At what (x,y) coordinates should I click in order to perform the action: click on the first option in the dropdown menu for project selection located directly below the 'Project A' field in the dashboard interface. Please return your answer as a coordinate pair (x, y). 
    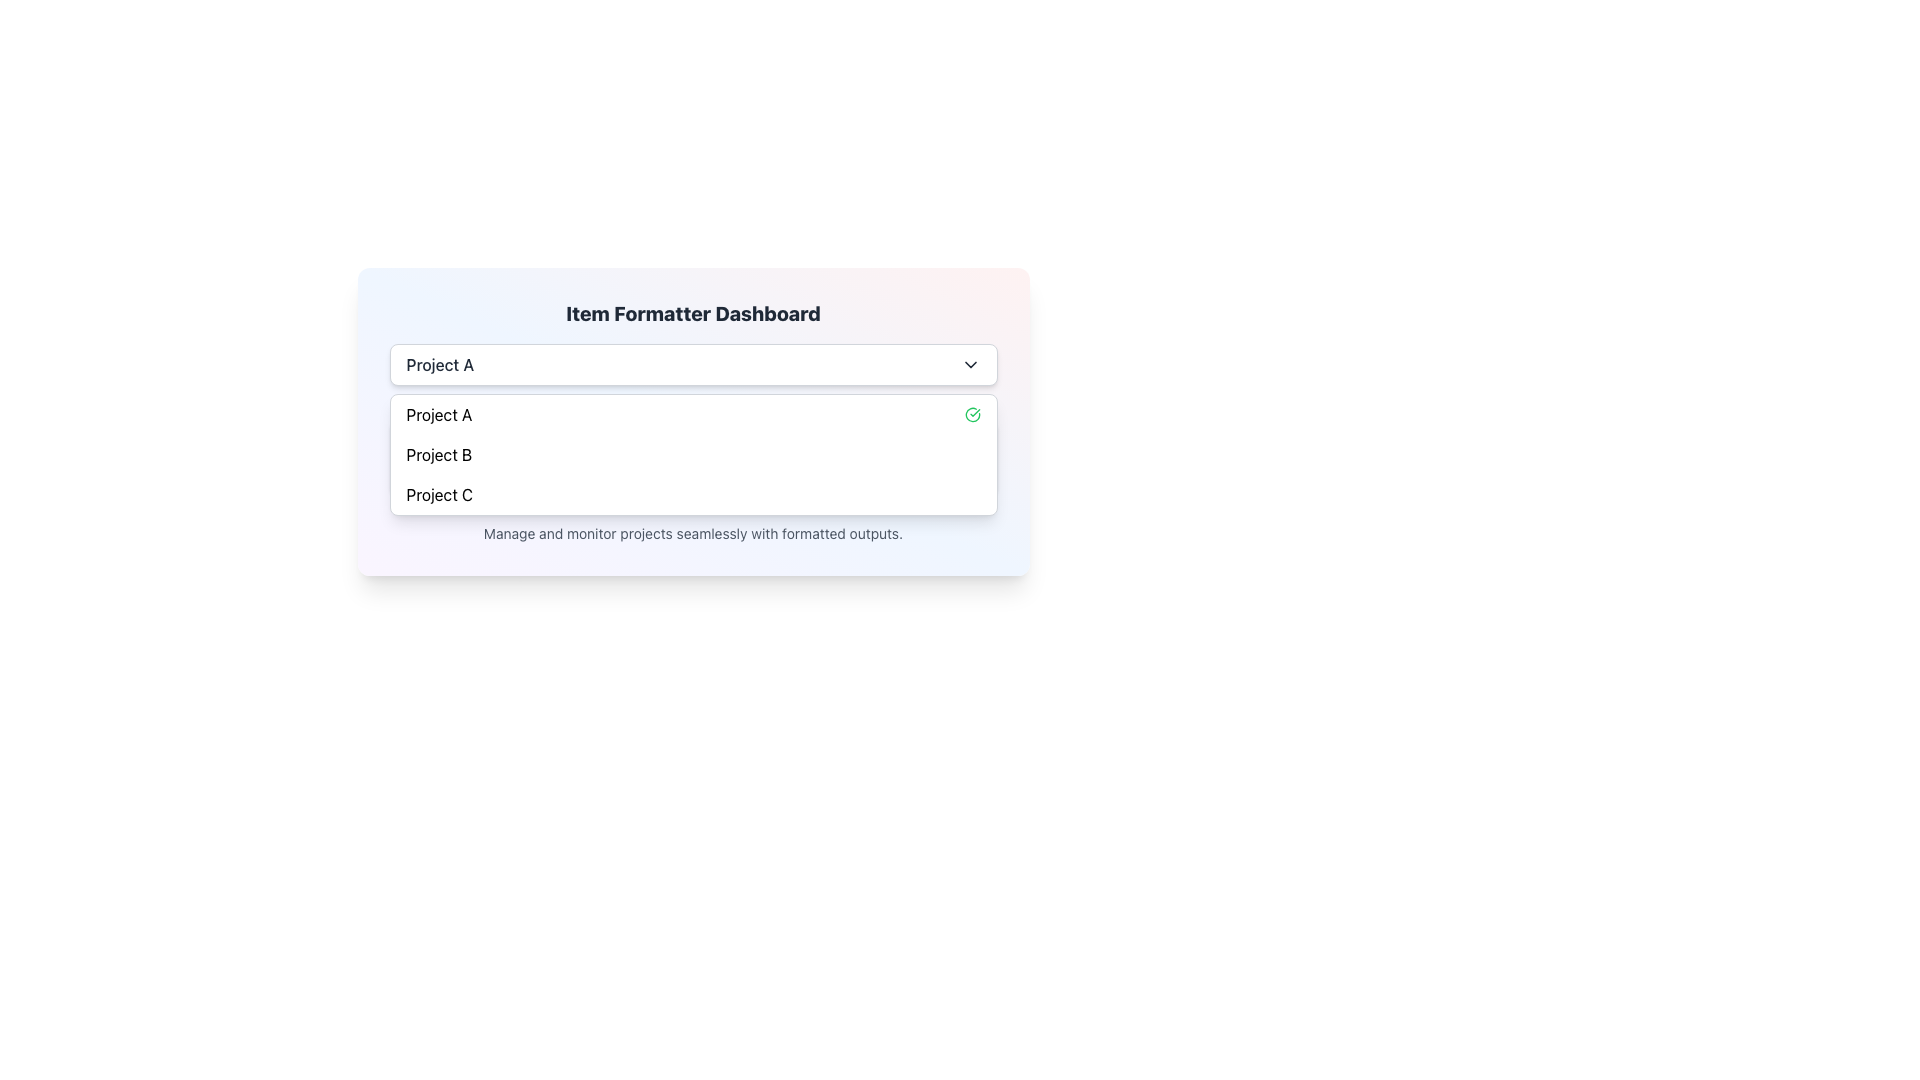
    Looking at the image, I should click on (438, 414).